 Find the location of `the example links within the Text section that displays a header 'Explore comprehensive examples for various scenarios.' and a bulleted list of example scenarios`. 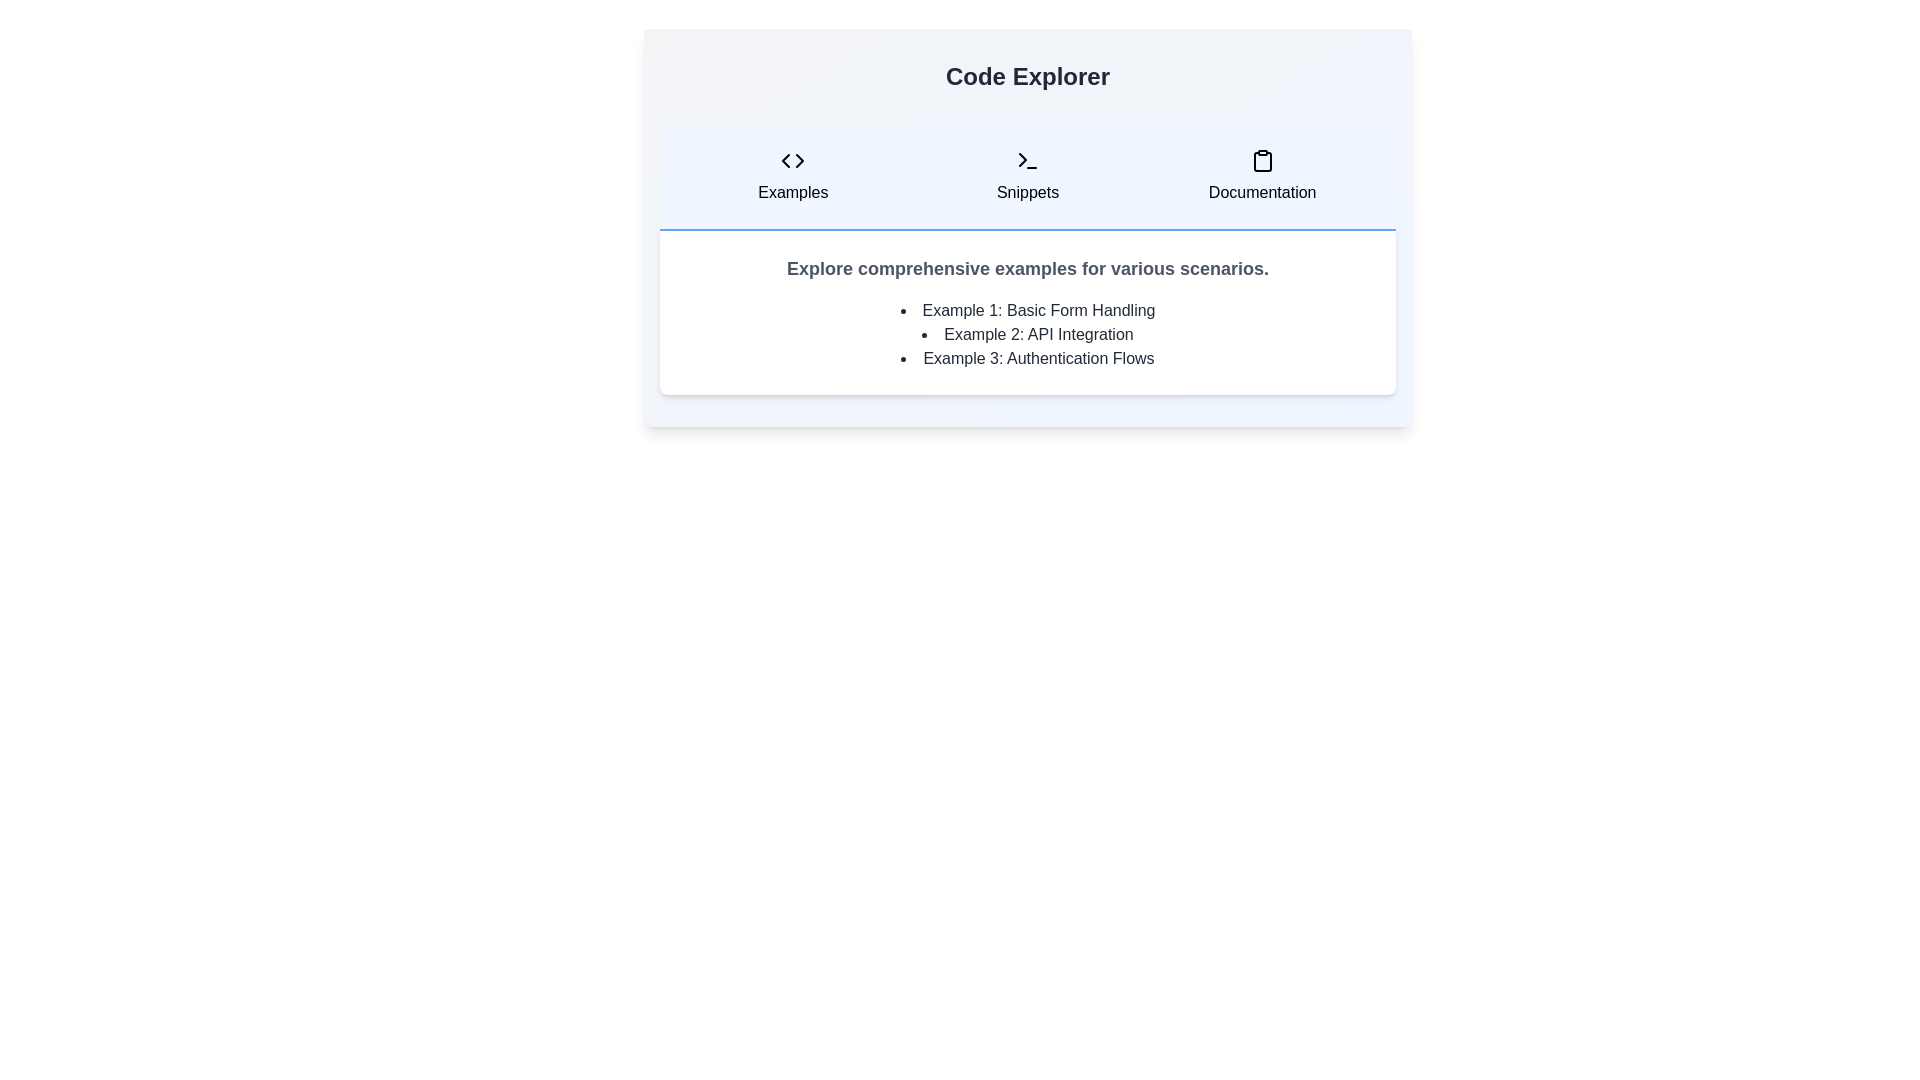

the example links within the Text section that displays a header 'Explore comprehensive examples for various scenarios.' and a bulleted list of example scenarios is located at coordinates (1027, 258).